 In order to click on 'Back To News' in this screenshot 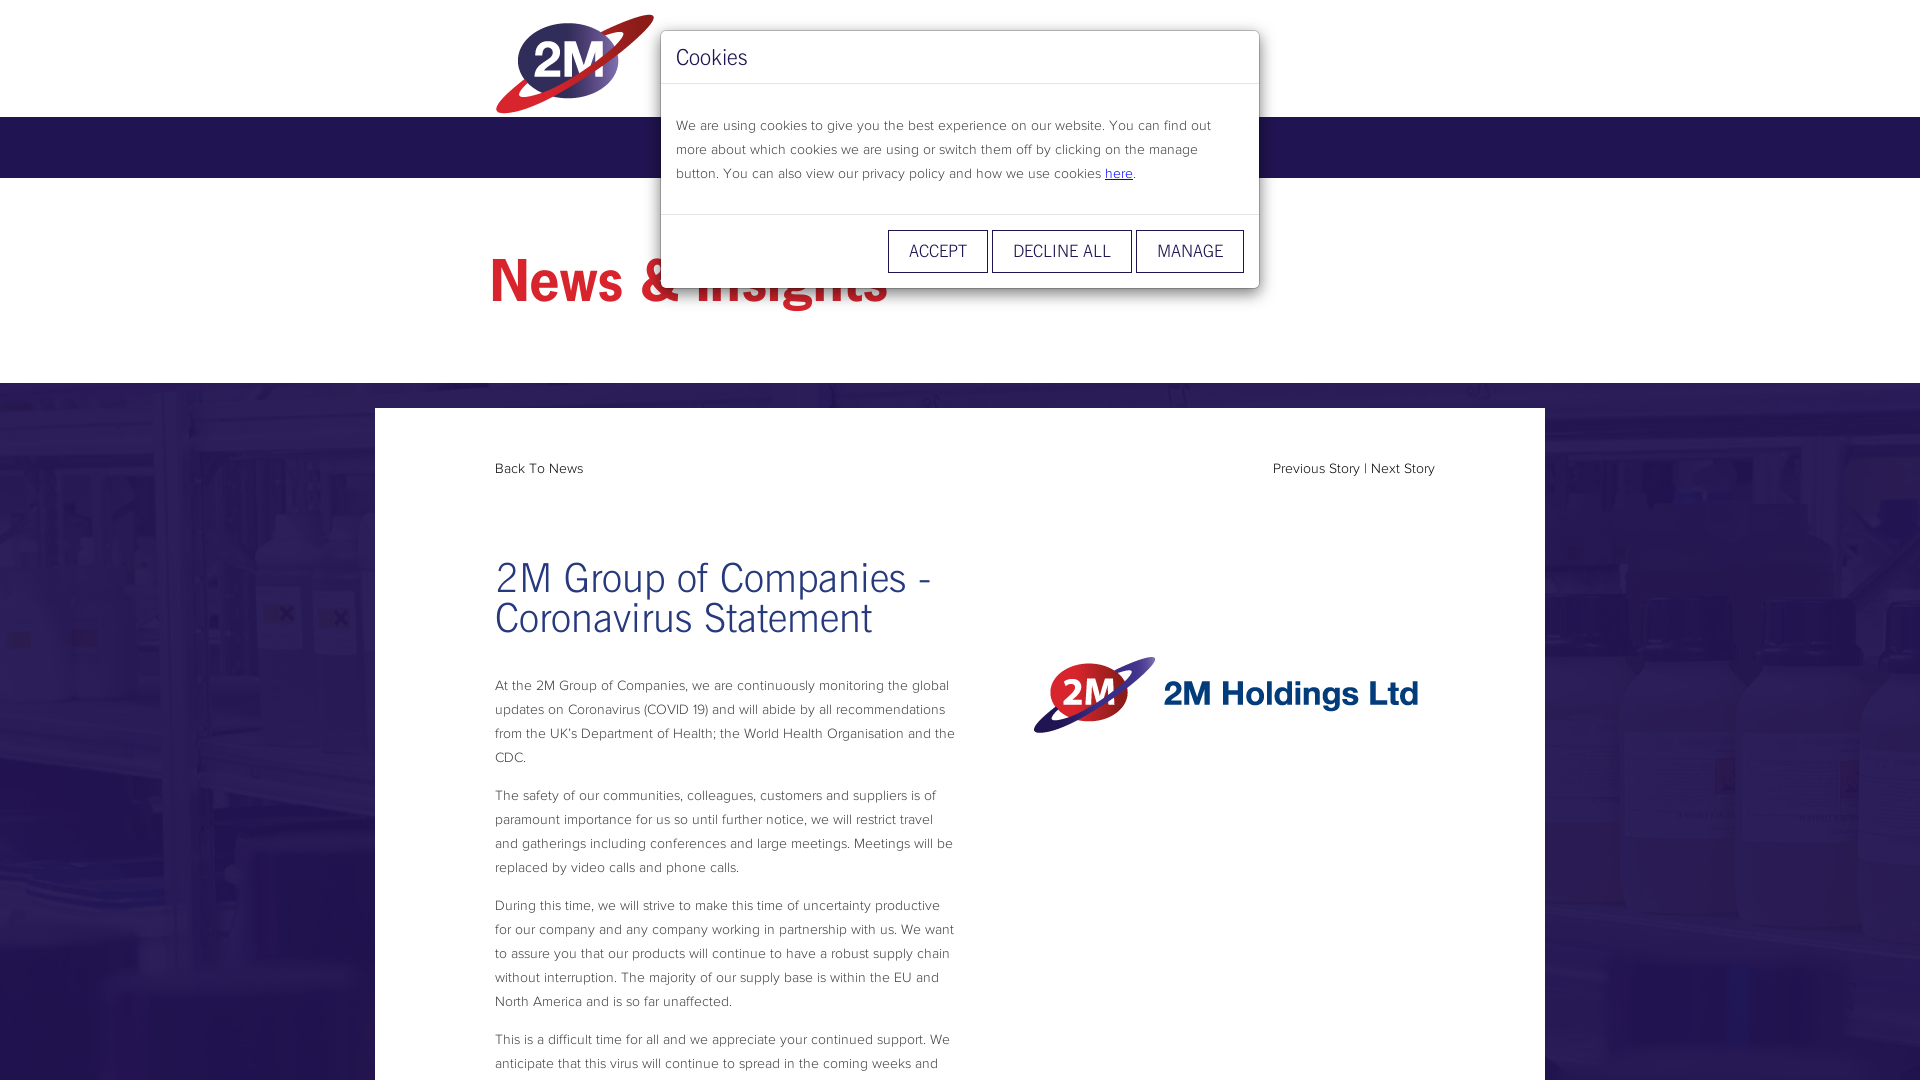, I will do `click(538, 467)`.